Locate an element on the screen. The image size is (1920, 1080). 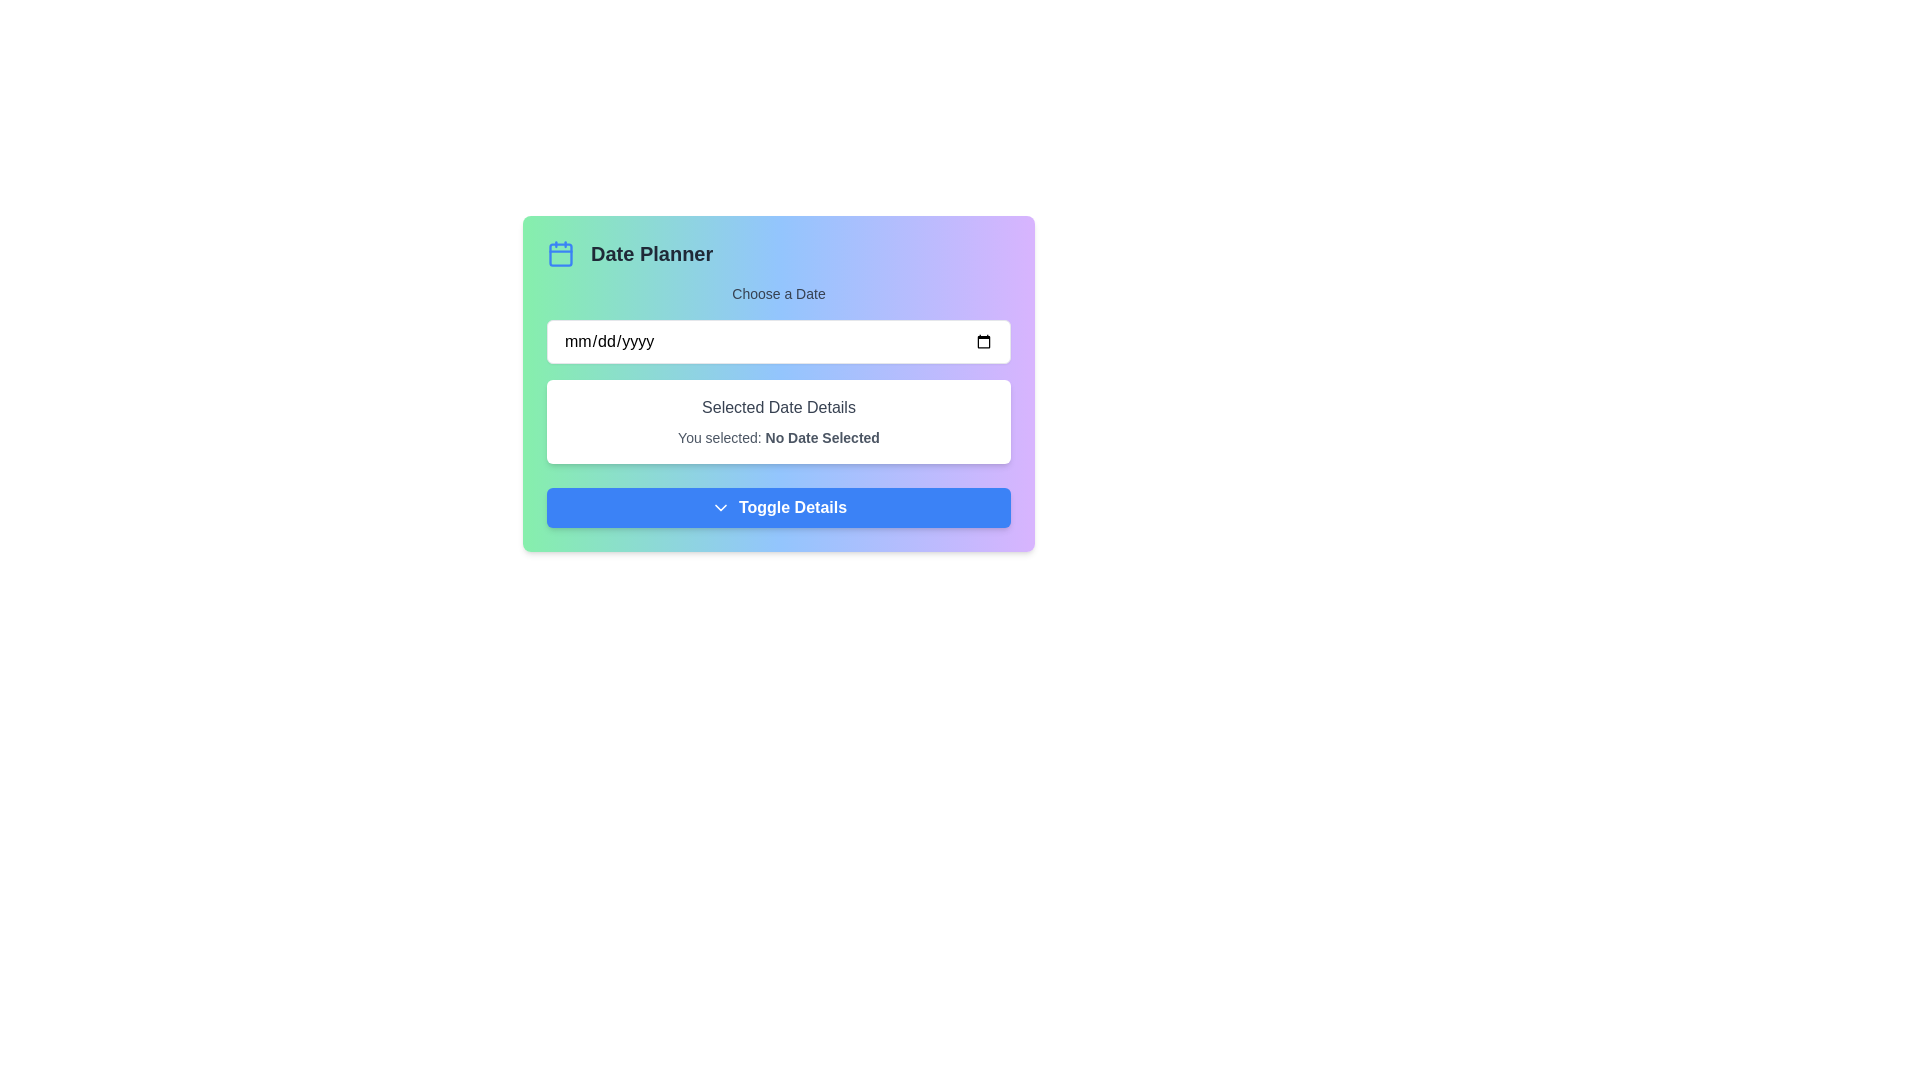
the Date picker input field located in the 'Date Planner' section is located at coordinates (777, 323).